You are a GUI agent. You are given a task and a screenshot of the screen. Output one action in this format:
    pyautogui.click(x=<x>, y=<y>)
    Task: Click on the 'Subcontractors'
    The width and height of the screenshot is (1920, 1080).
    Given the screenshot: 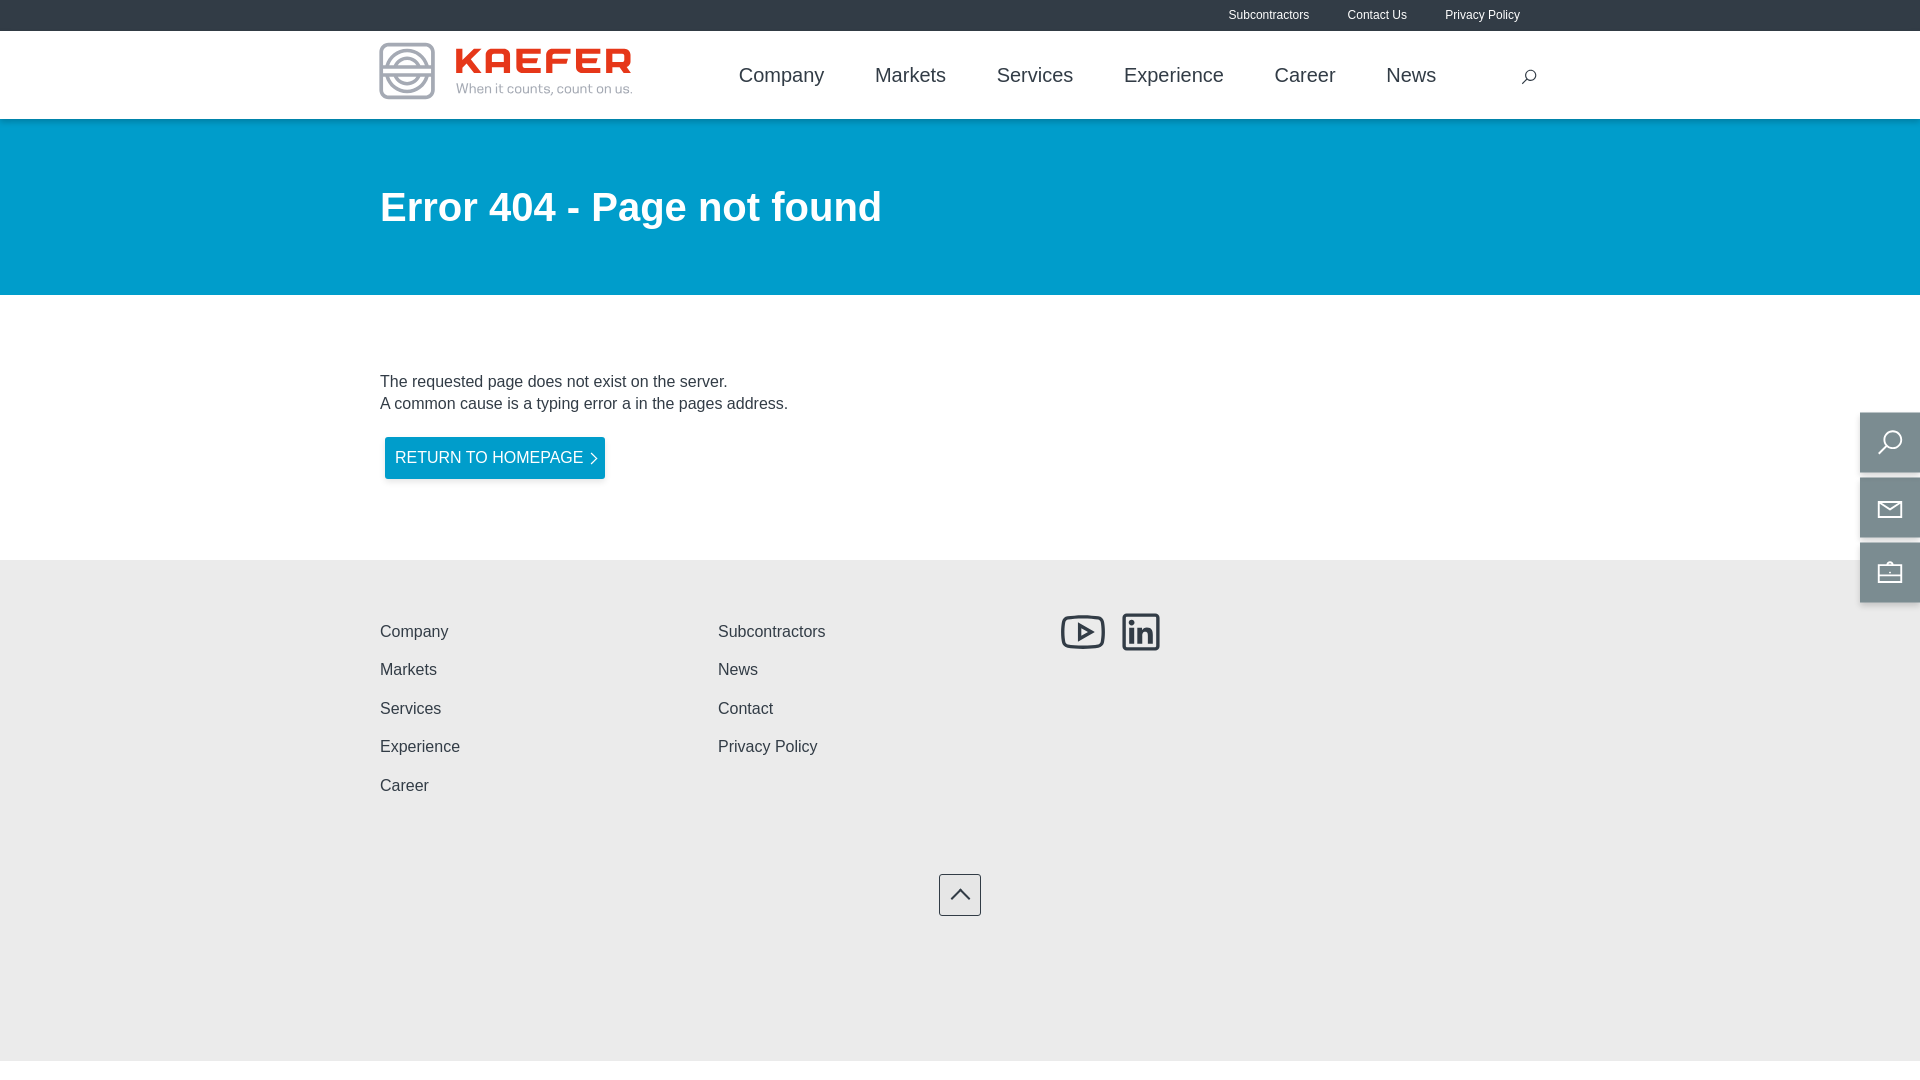 What is the action you would take?
    pyautogui.click(x=771, y=632)
    